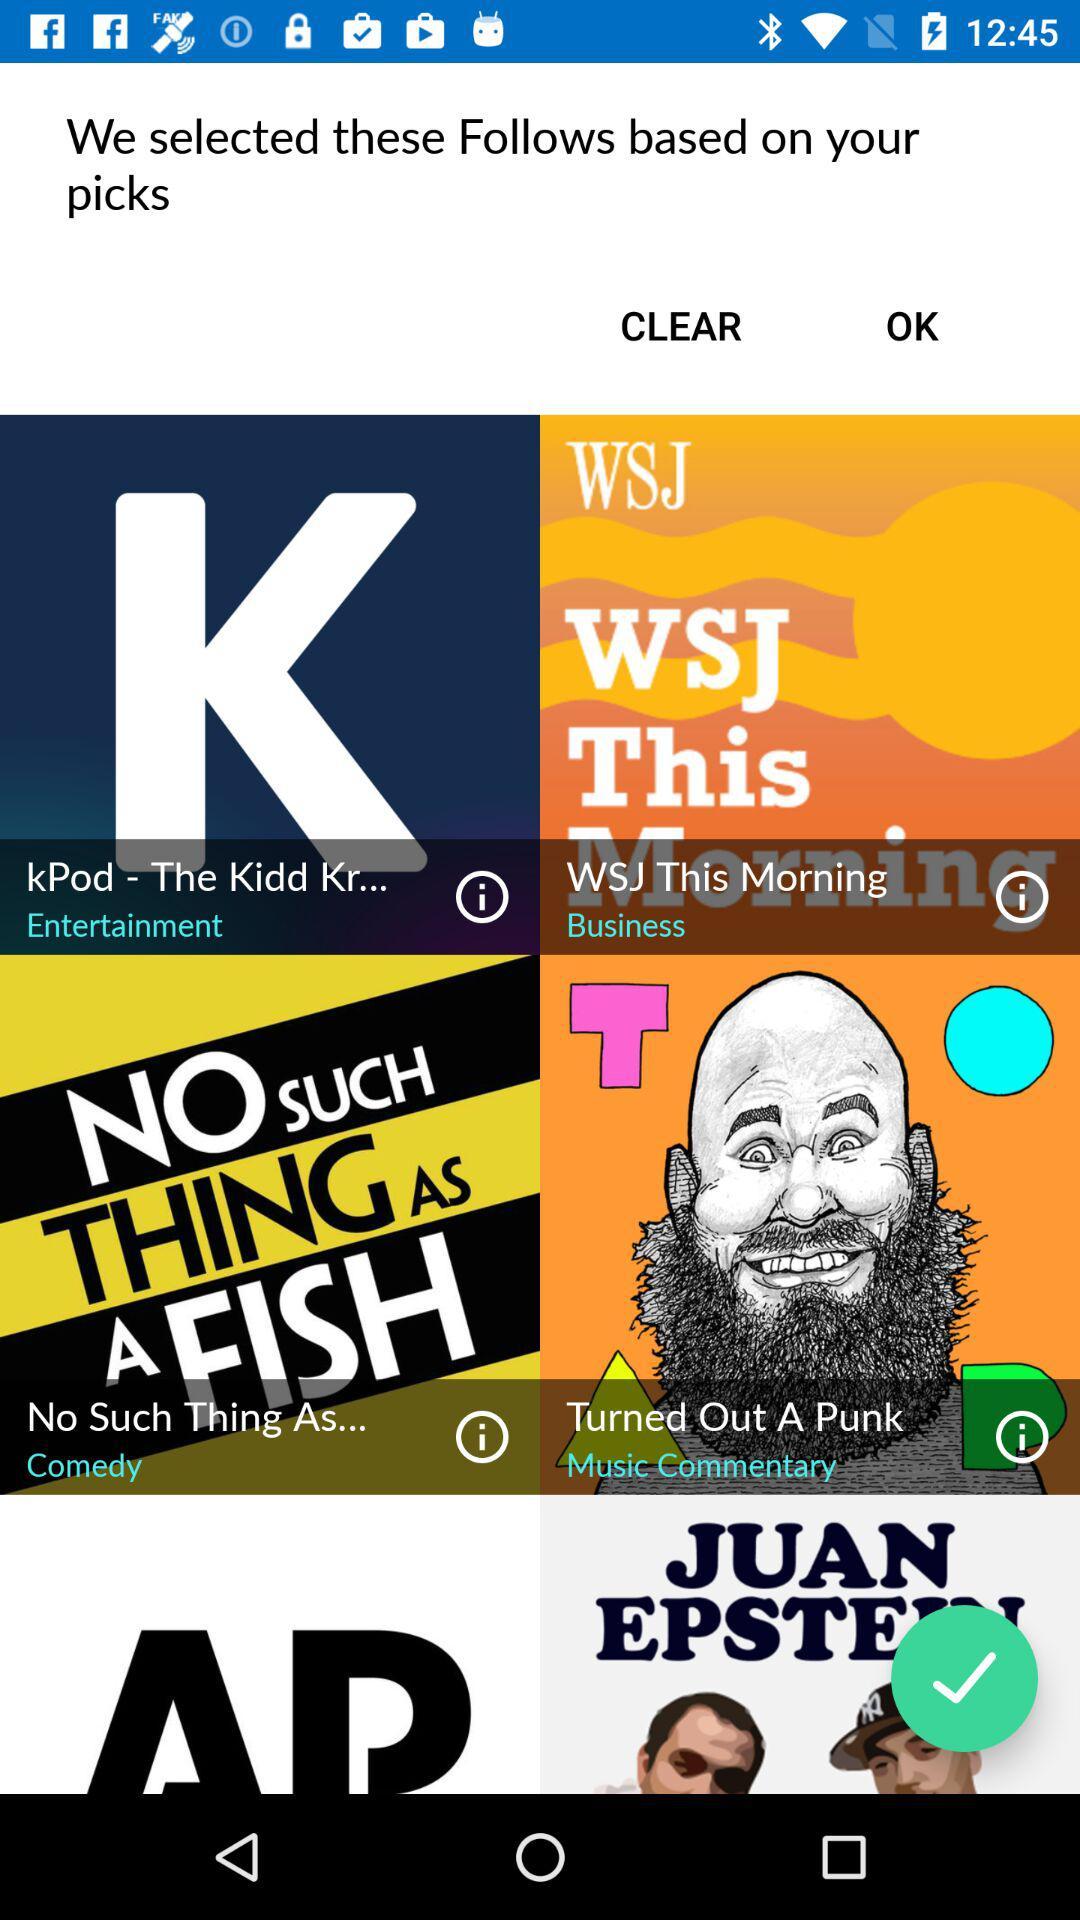 Image resolution: width=1080 pixels, height=1920 pixels. What do you see at coordinates (911, 325) in the screenshot?
I see `the icon next to the clear` at bounding box center [911, 325].